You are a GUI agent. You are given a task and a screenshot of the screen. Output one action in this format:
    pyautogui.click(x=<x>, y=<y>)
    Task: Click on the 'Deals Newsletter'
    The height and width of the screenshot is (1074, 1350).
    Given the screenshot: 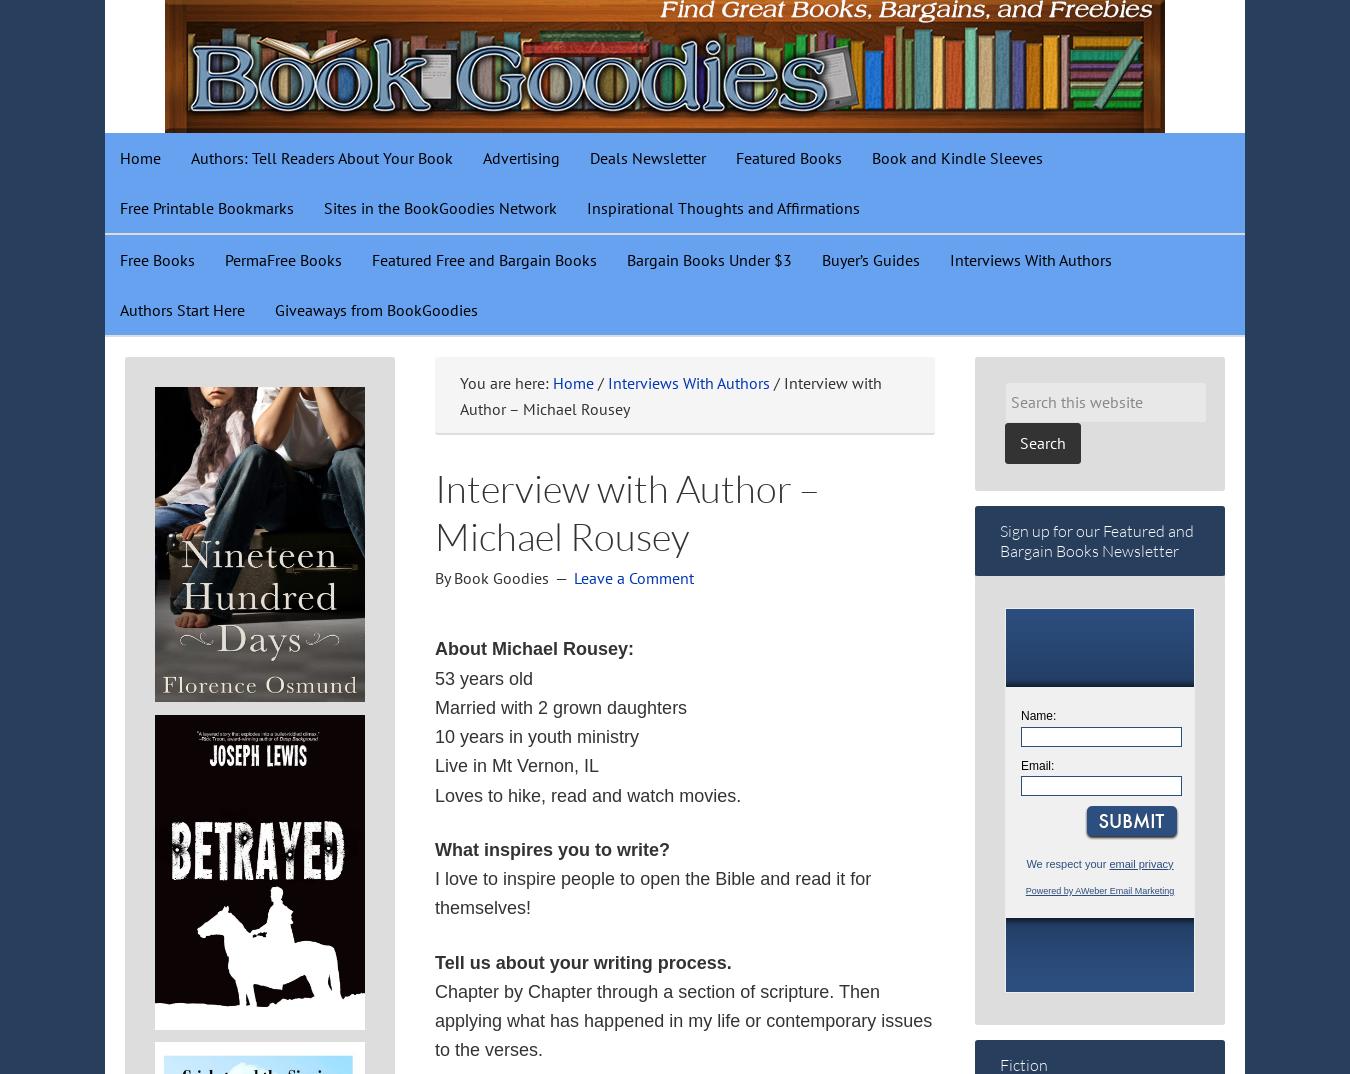 What is the action you would take?
    pyautogui.click(x=648, y=156)
    